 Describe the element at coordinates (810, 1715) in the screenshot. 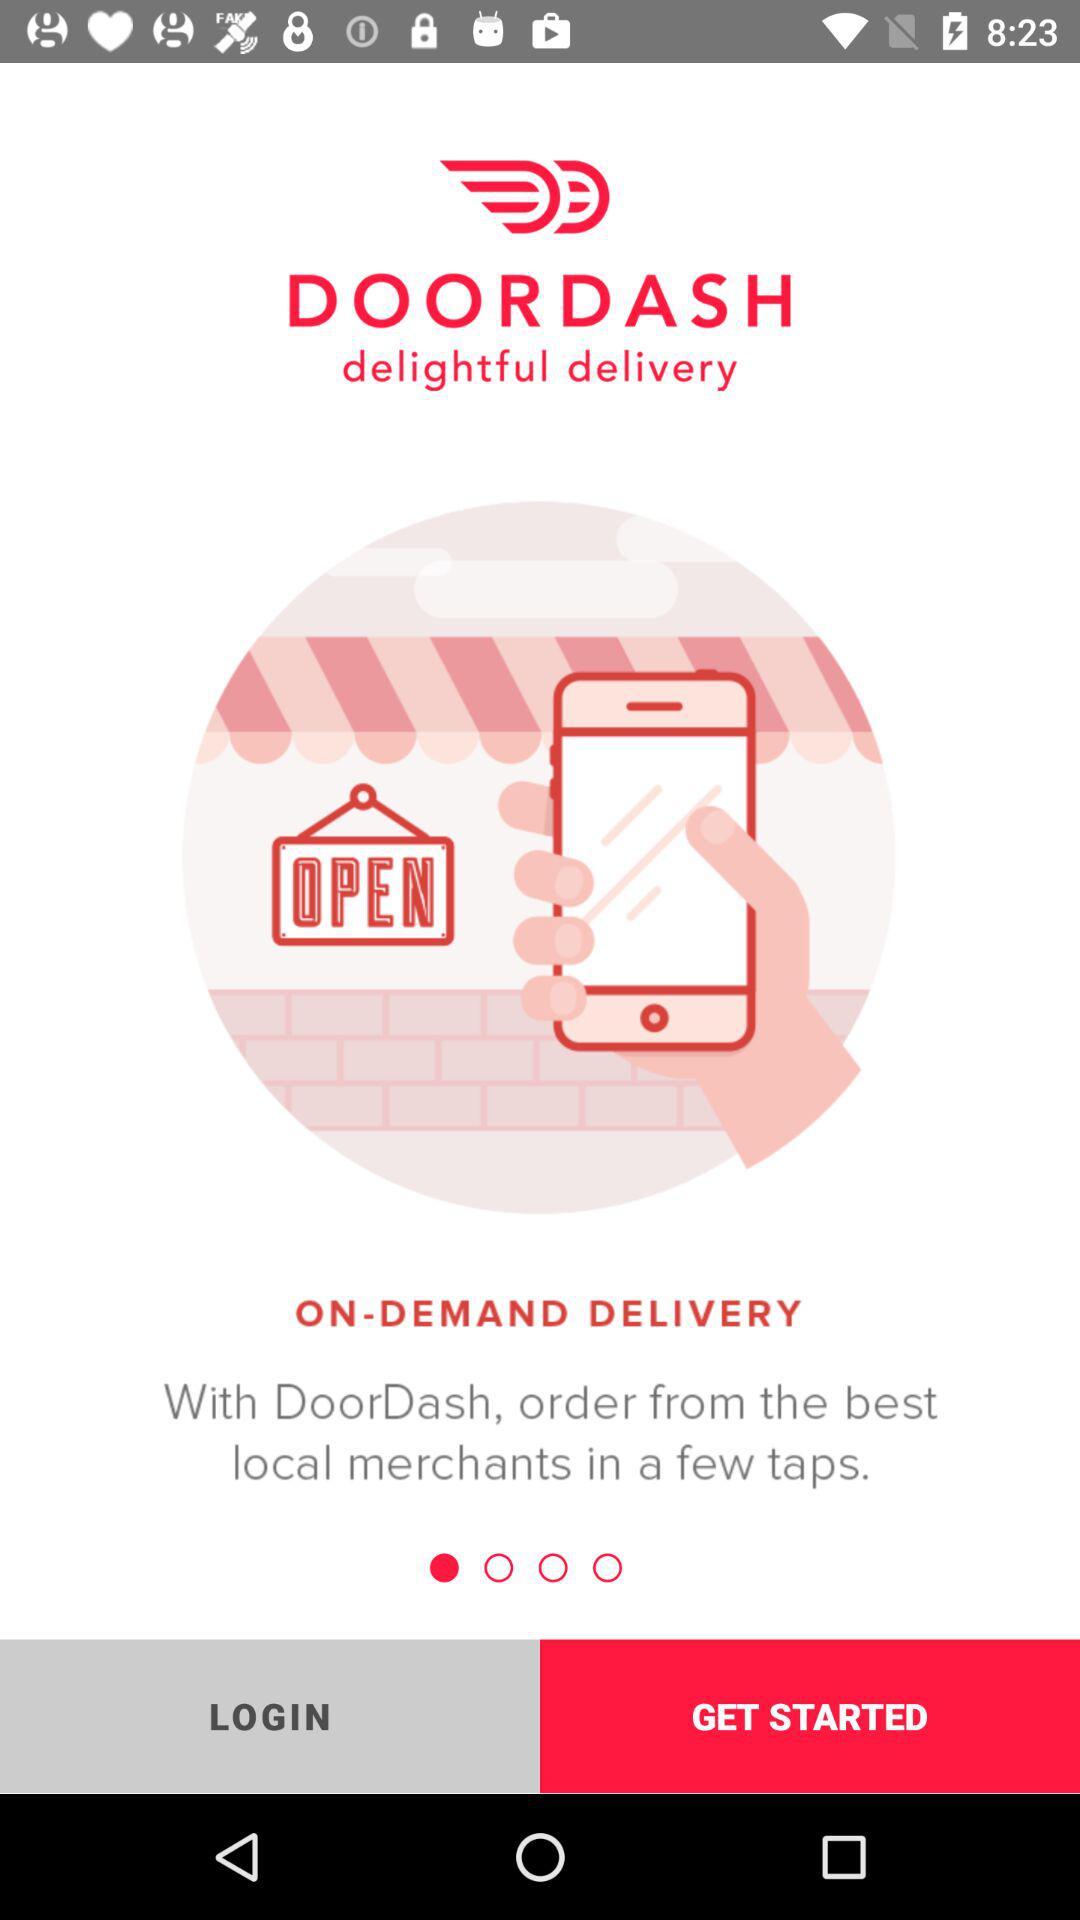

I see `the icon to the right of the login icon` at that location.